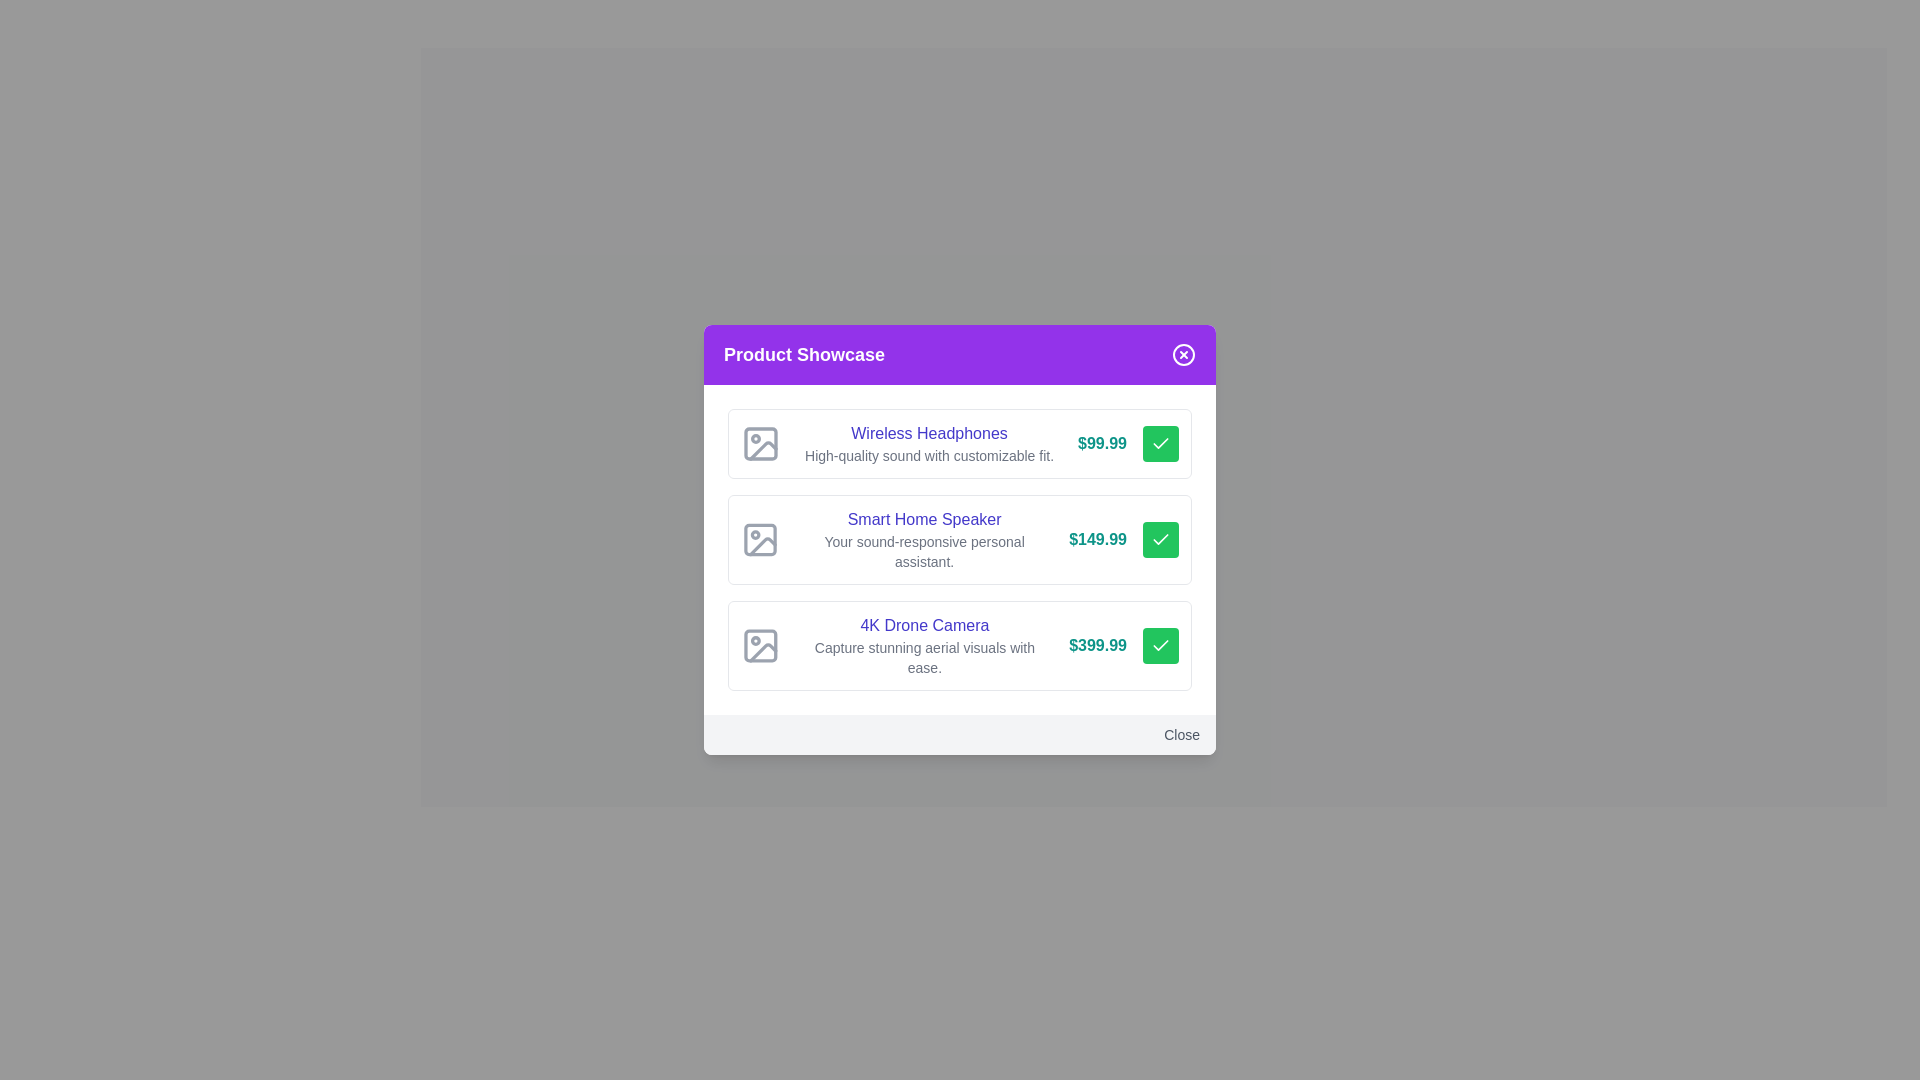  Describe the element at coordinates (923, 624) in the screenshot. I see `the text label that reads '4K Drone Camera', which is styled in medium-weight indigo blue font and is positioned above a descriptive text block in the product description layout` at that location.